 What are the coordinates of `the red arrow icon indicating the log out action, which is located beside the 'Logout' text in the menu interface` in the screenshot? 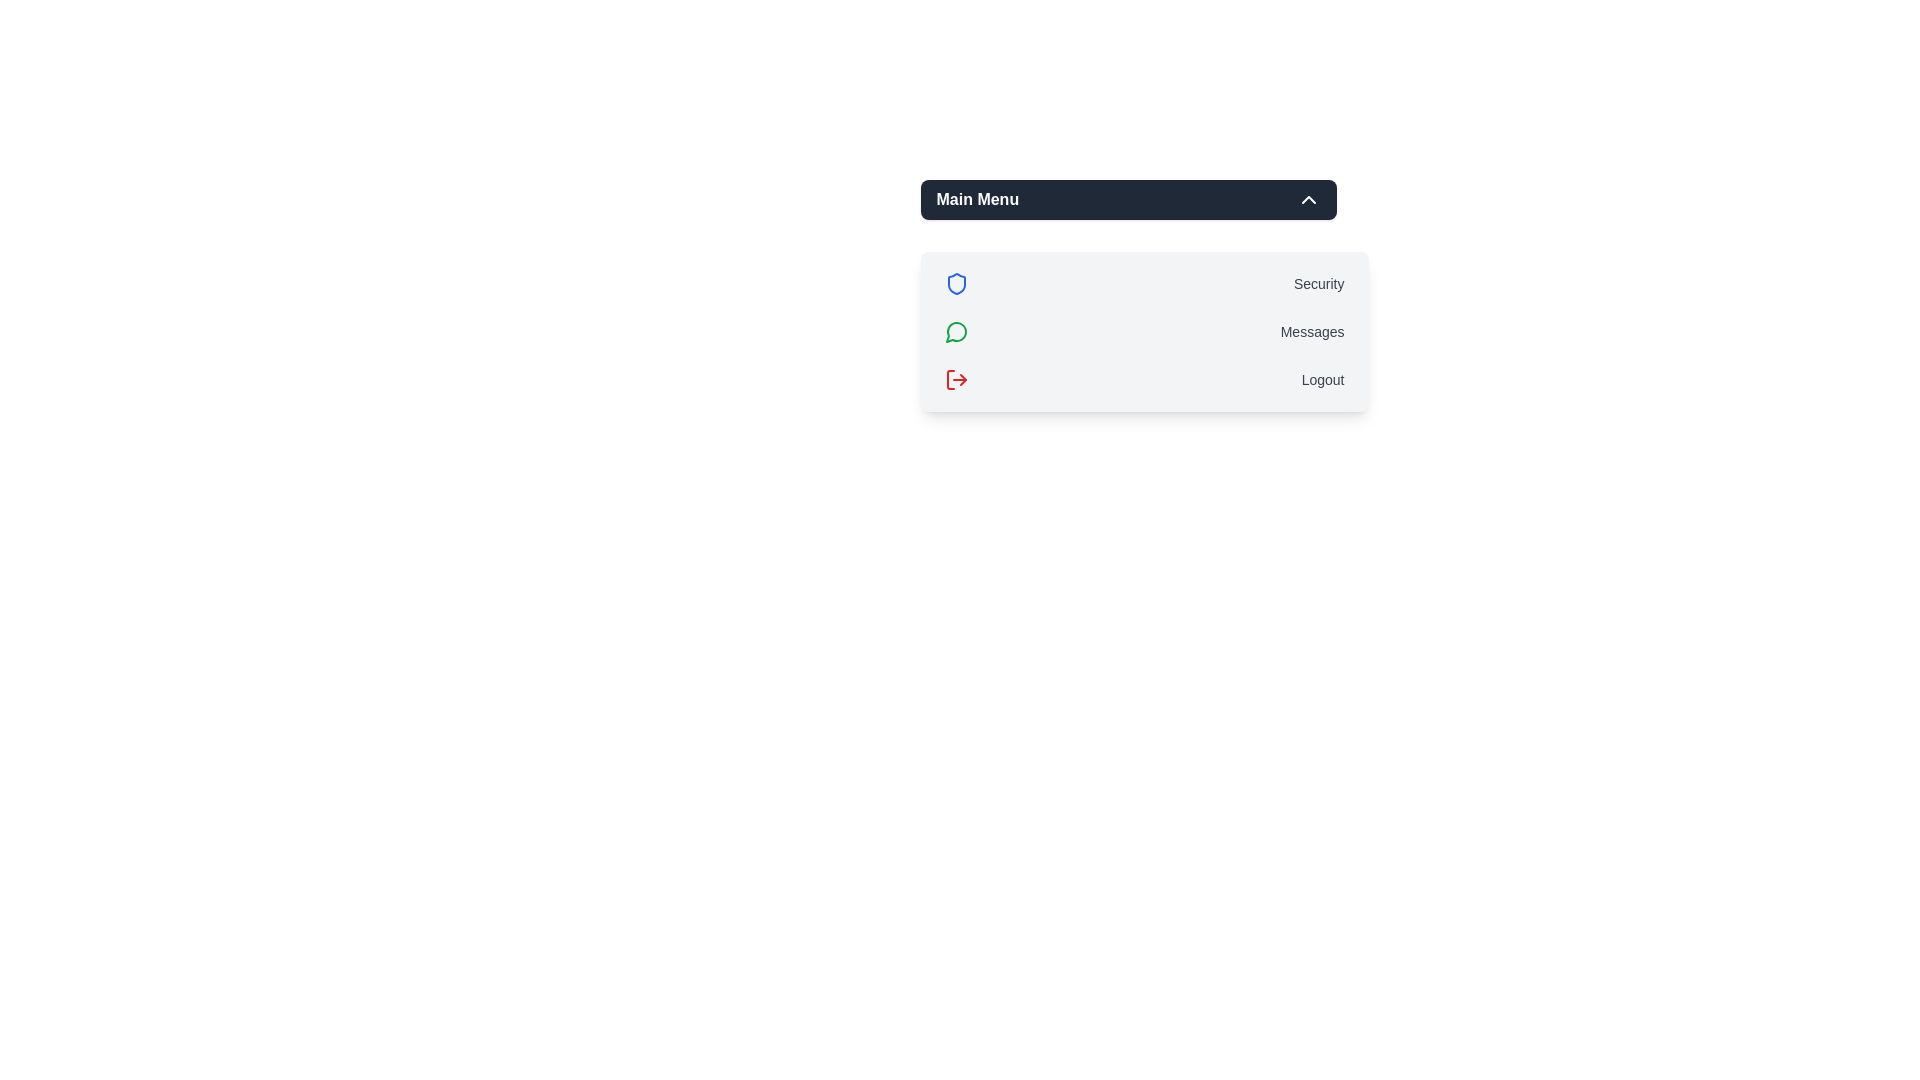 It's located at (963, 380).